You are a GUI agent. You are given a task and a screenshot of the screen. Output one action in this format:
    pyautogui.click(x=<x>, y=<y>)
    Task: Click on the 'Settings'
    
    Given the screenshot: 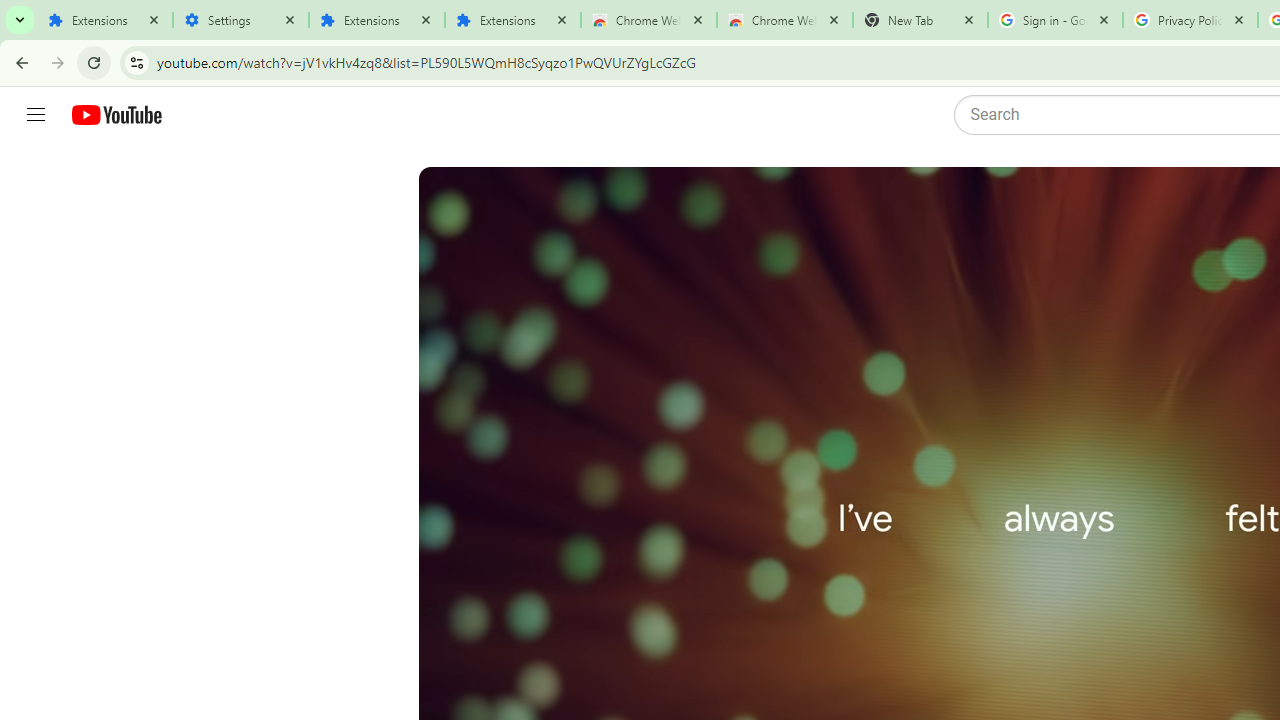 What is the action you would take?
    pyautogui.click(x=240, y=20)
    